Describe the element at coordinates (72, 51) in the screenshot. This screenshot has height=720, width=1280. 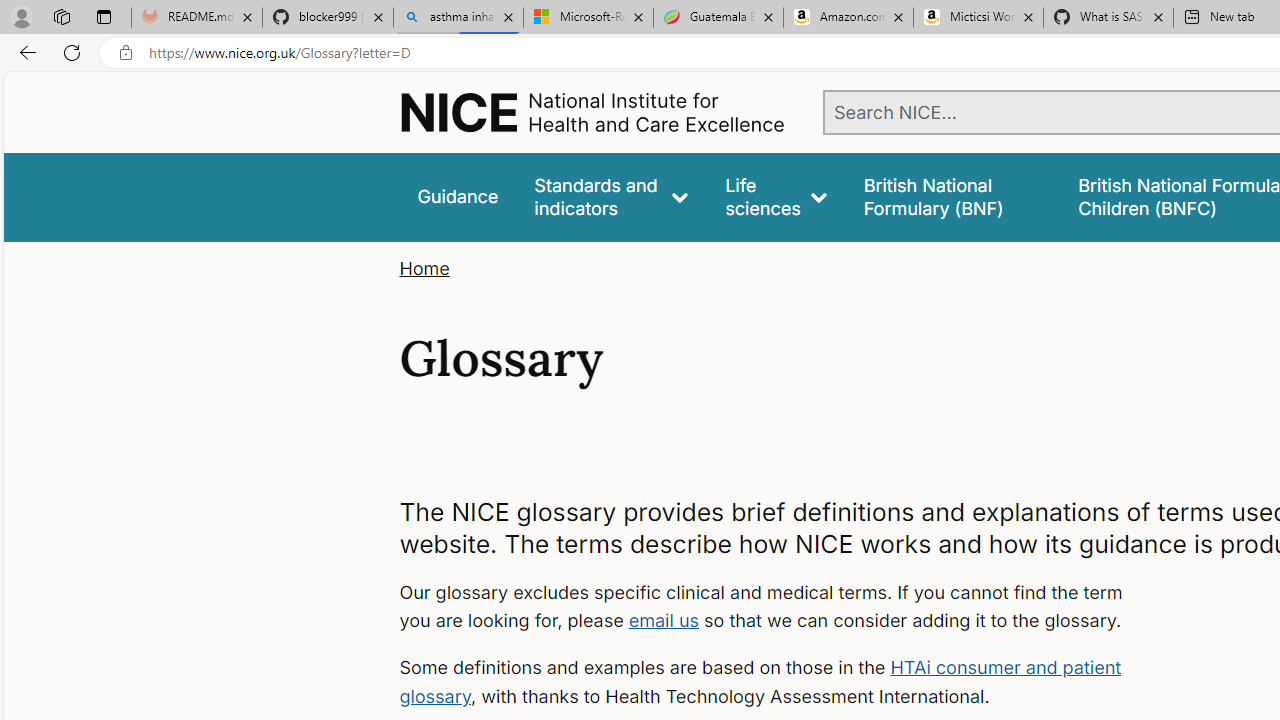
I see `'Refresh'` at that location.